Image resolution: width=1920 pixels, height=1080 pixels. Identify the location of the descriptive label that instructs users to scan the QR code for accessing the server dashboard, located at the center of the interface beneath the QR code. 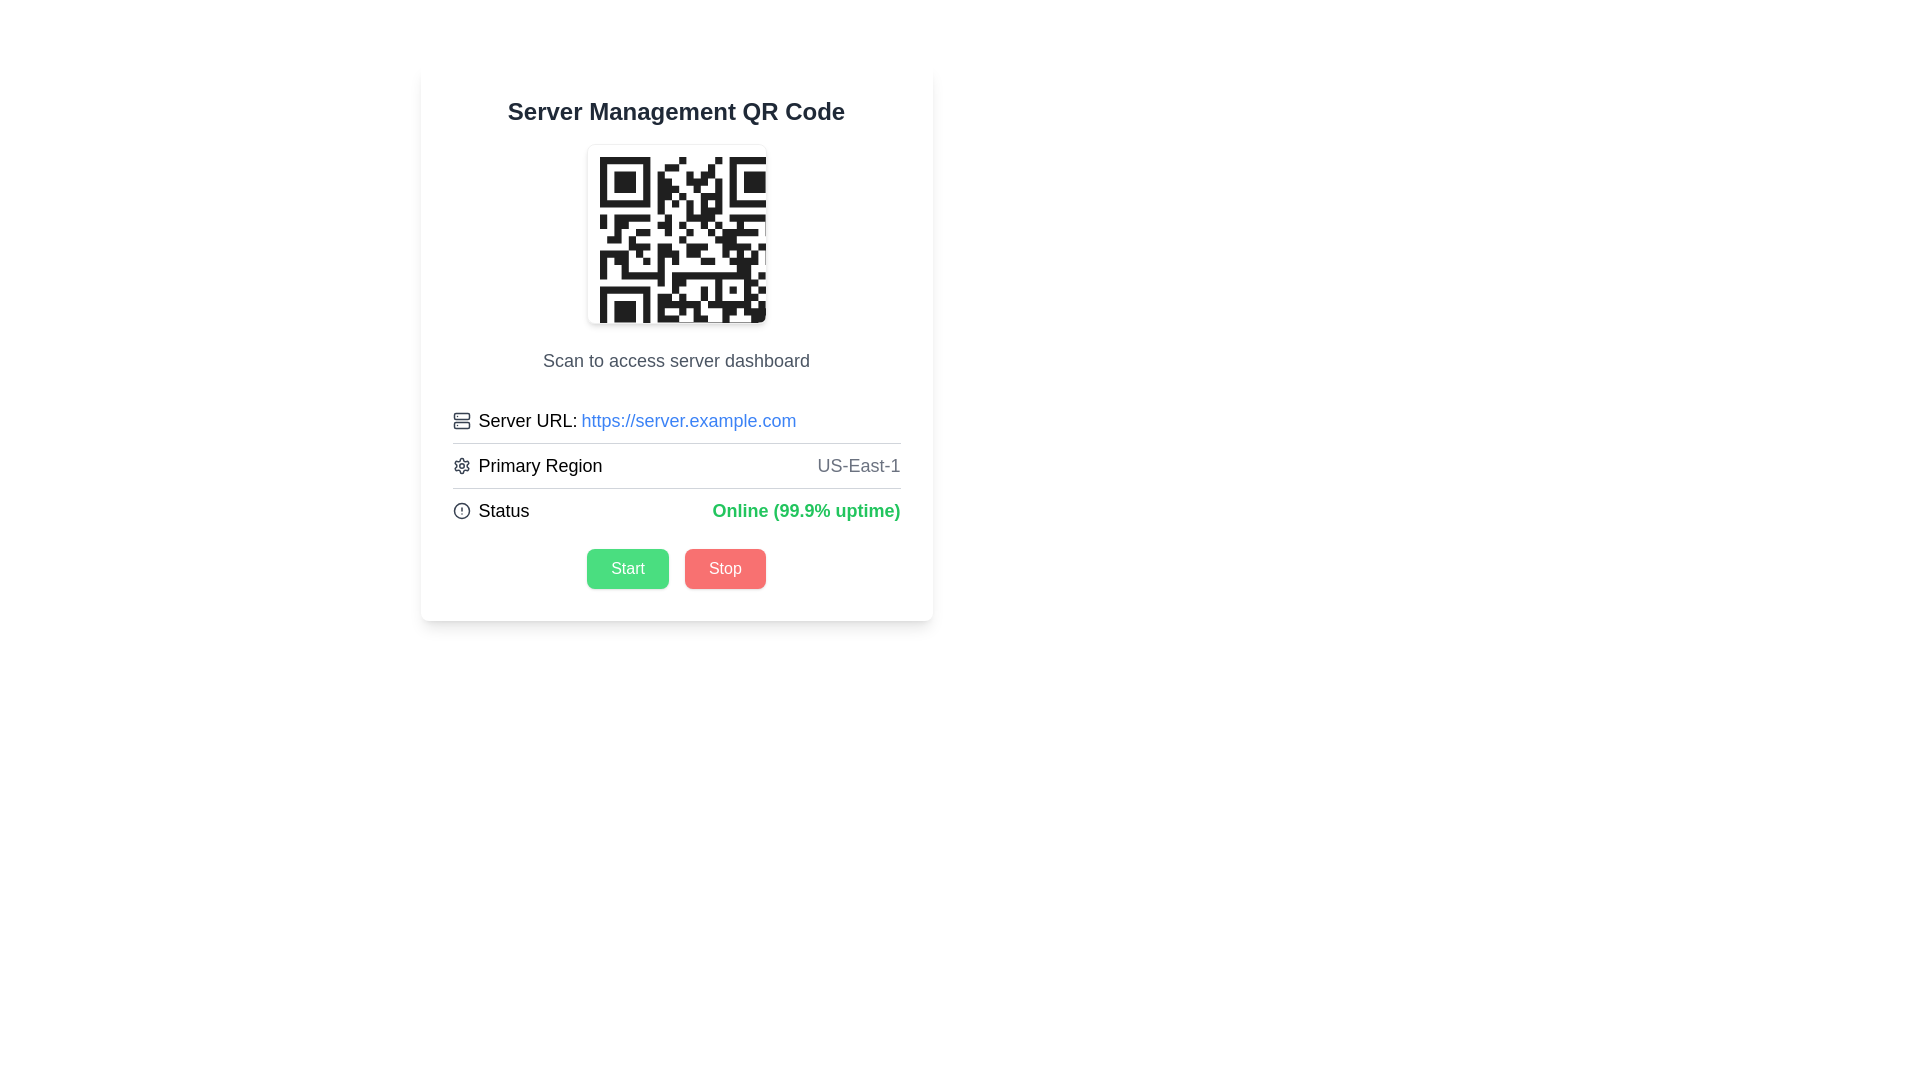
(676, 361).